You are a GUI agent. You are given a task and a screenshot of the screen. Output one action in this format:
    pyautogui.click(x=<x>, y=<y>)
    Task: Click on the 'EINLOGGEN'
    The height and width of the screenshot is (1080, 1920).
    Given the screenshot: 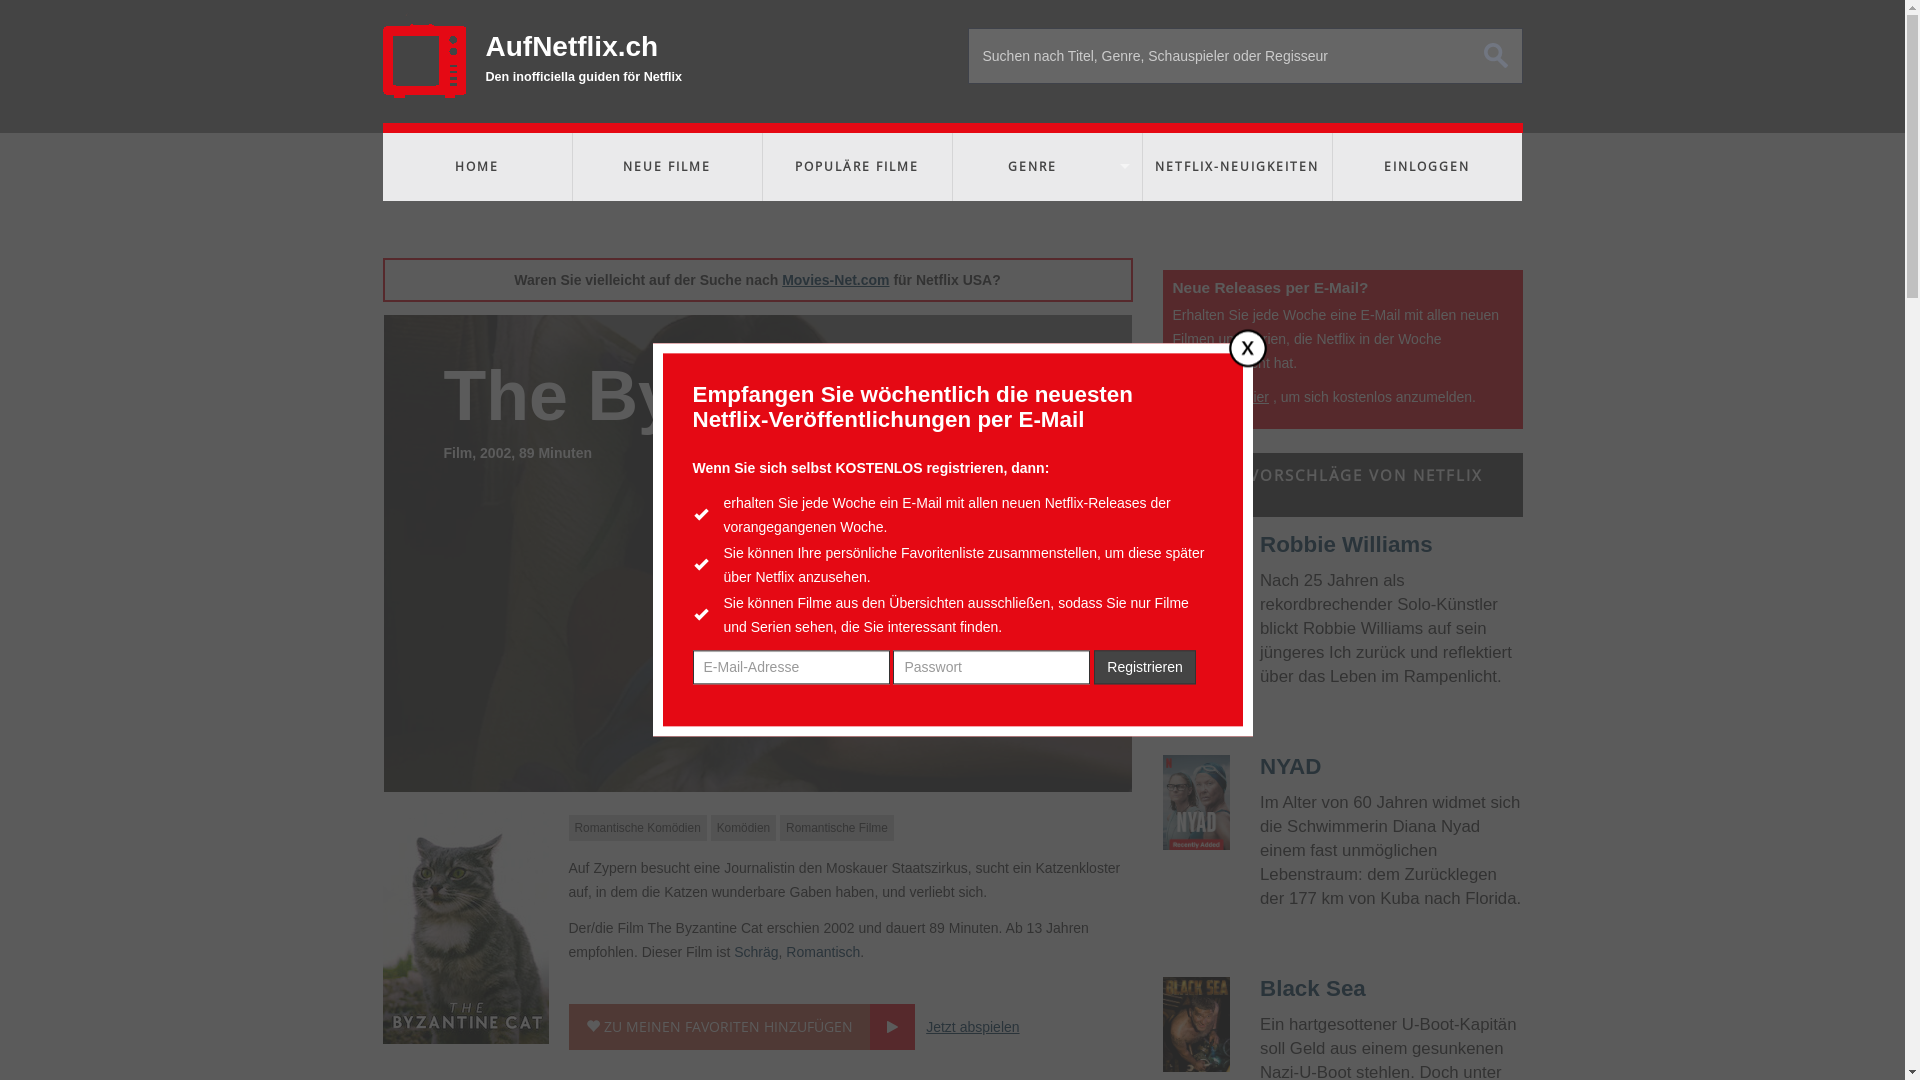 What is the action you would take?
    pyautogui.click(x=1425, y=165)
    